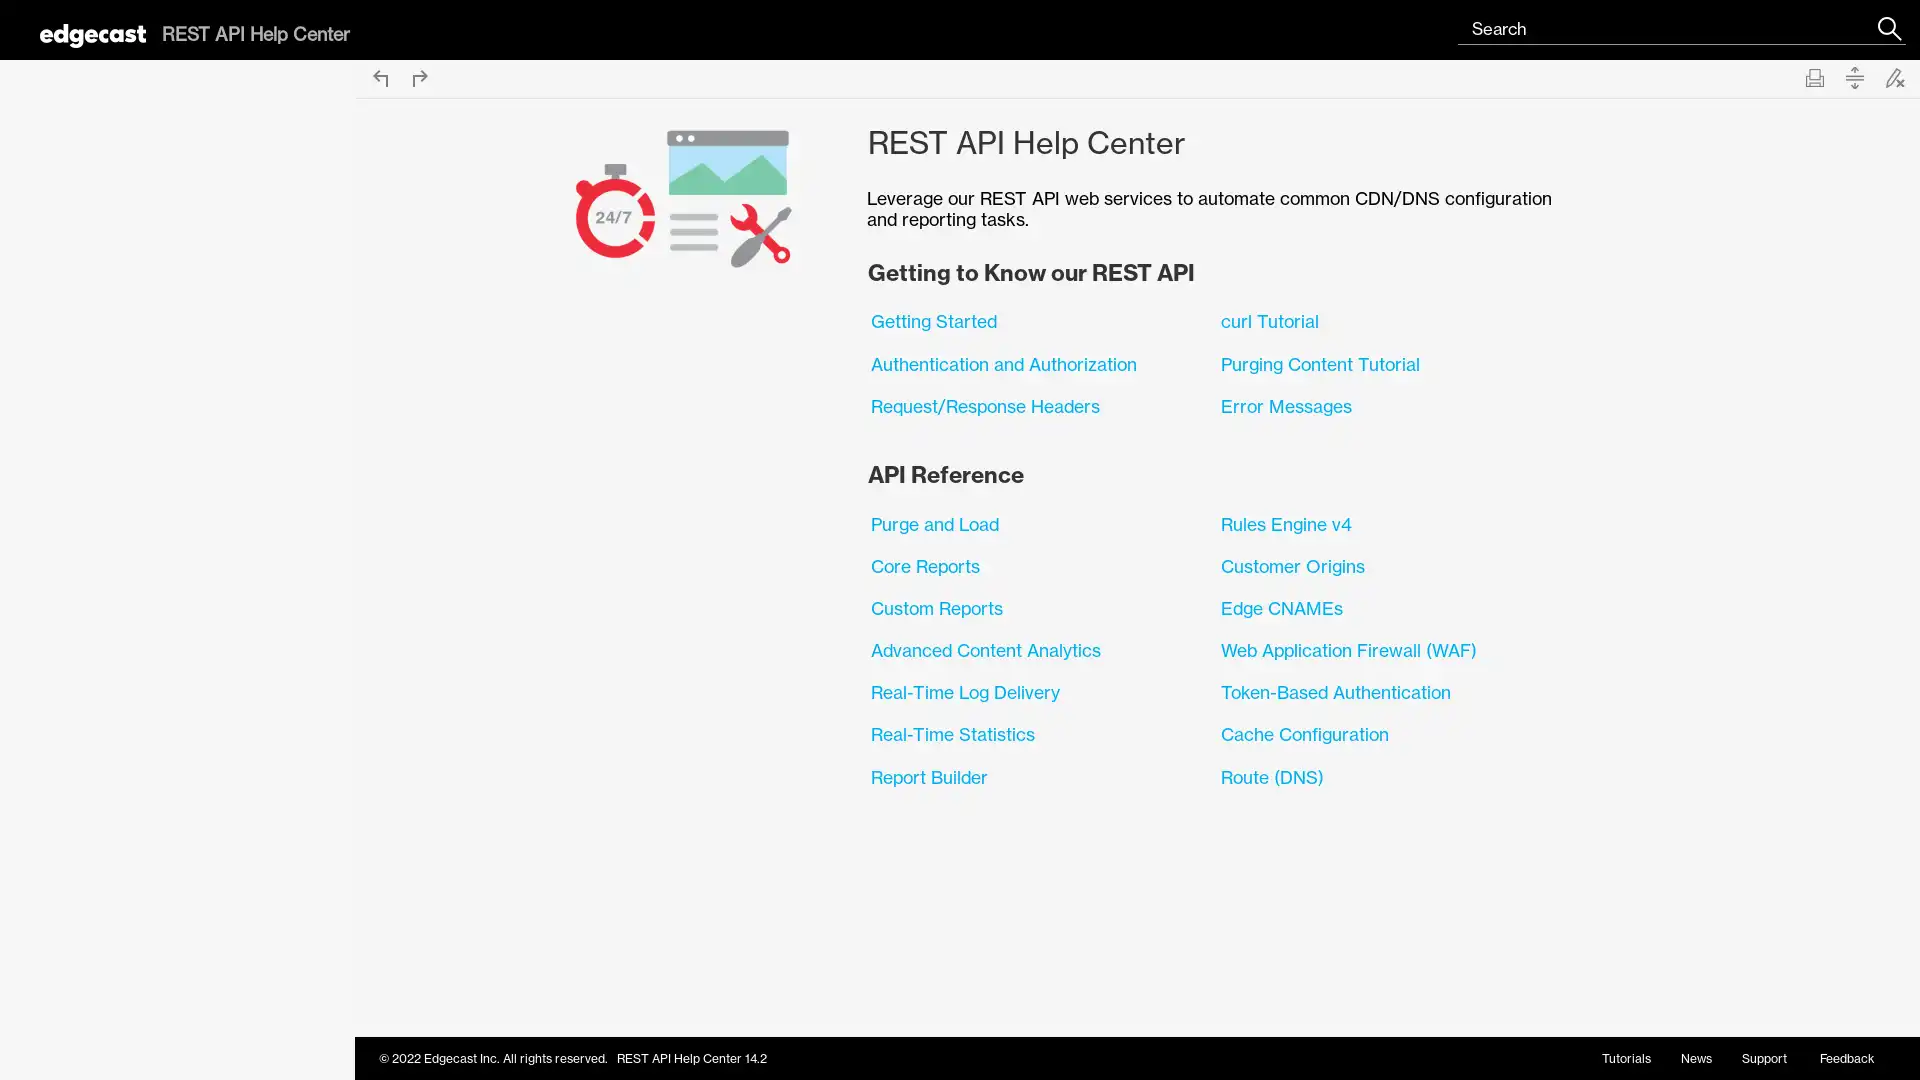 Image resolution: width=1920 pixels, height=1080 pixels. I want to click on remove highlight, so click(1894, 76).